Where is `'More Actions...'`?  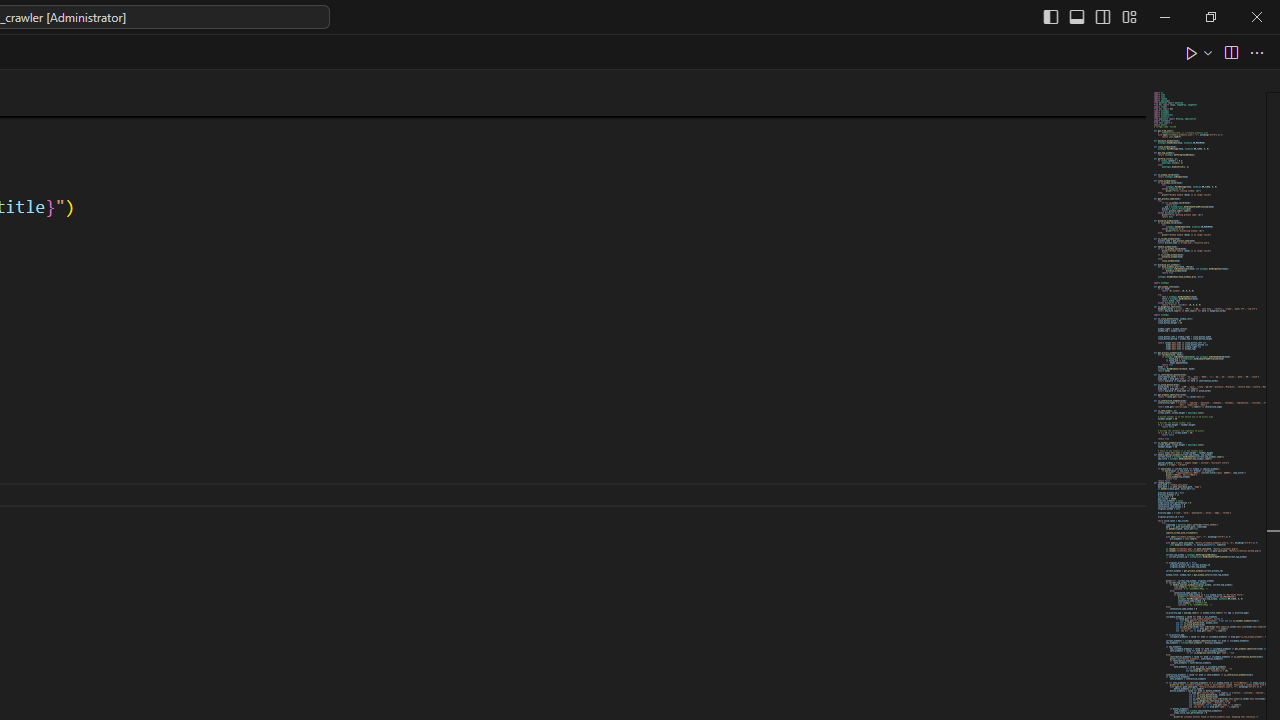 'More Actions...' is located at coordinates (1255, 51).